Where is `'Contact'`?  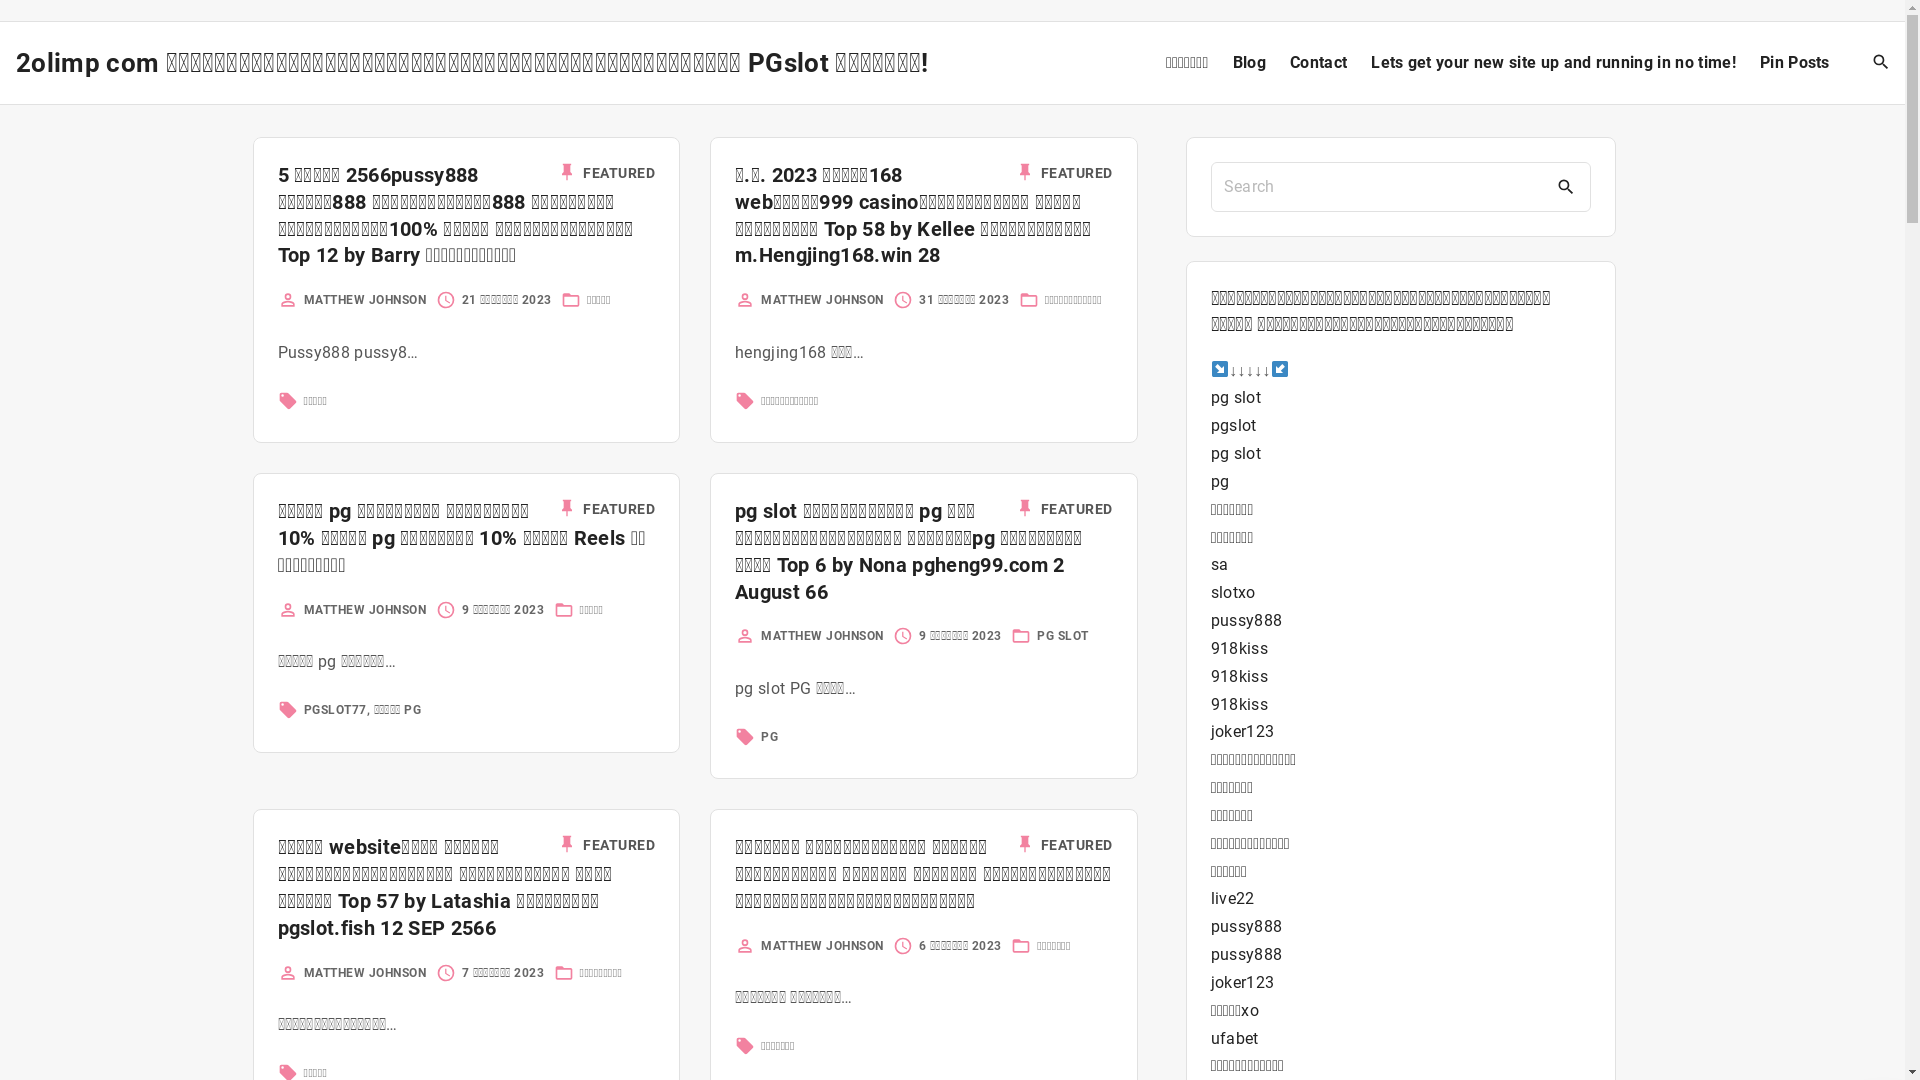
'Contact' is located at coordinates (1318, 61).